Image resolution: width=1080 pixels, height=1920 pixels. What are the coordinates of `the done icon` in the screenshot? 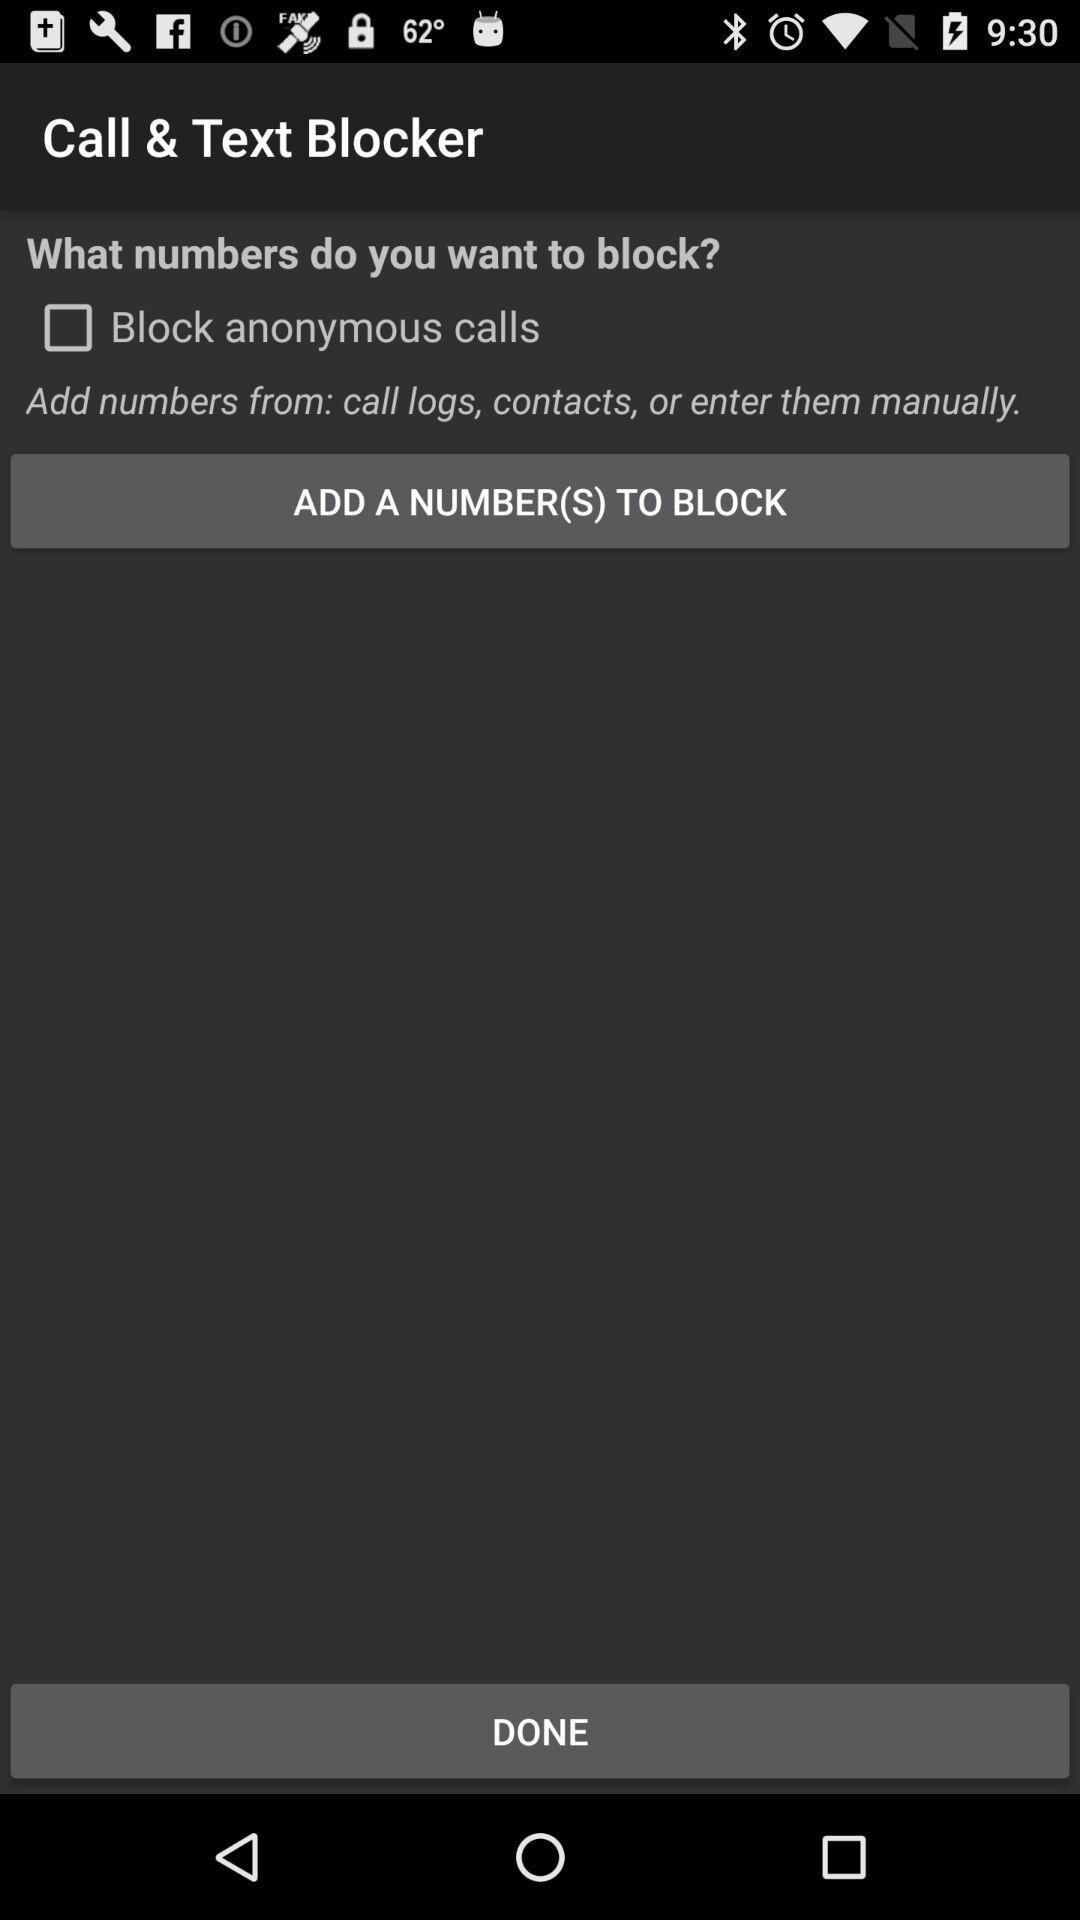 It's located at (540, 1730).